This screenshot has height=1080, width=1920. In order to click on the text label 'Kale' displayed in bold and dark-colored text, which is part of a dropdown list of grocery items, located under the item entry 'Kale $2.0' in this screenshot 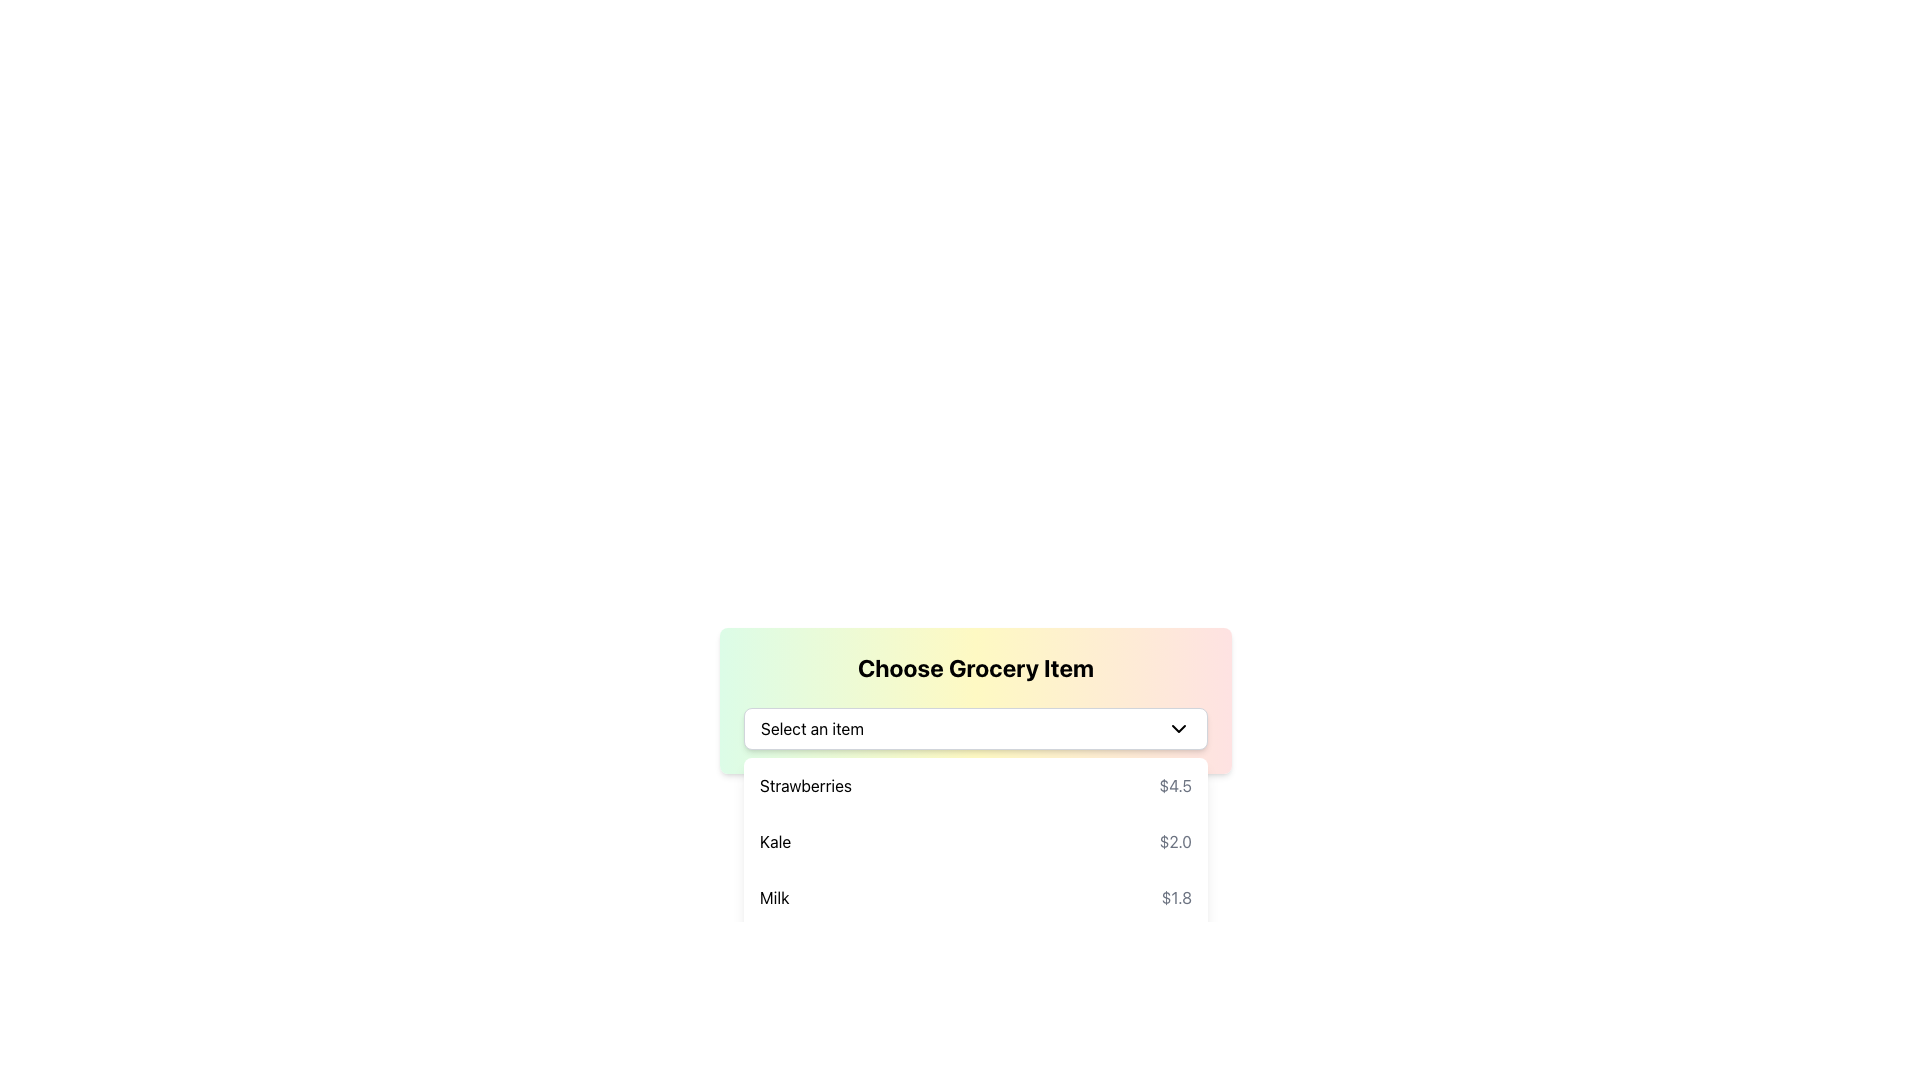, I will do `click(774, 841)`.